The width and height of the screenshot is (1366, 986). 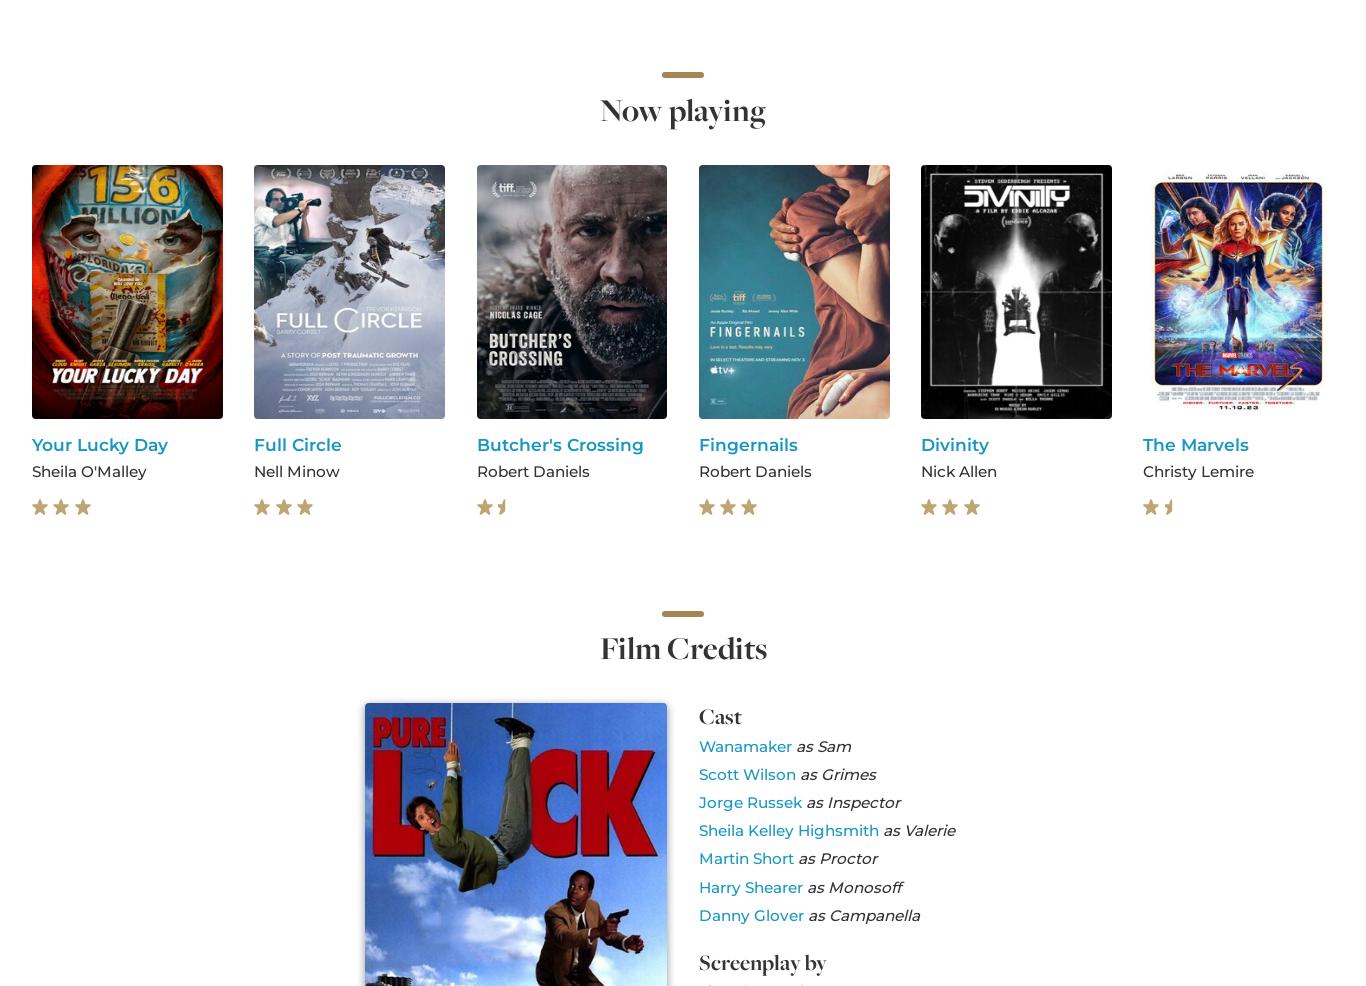 What do you see at coordinates (749, 885) in the screenshot?
I see `'Harry Shearer'` at bounding box center [749, 885].